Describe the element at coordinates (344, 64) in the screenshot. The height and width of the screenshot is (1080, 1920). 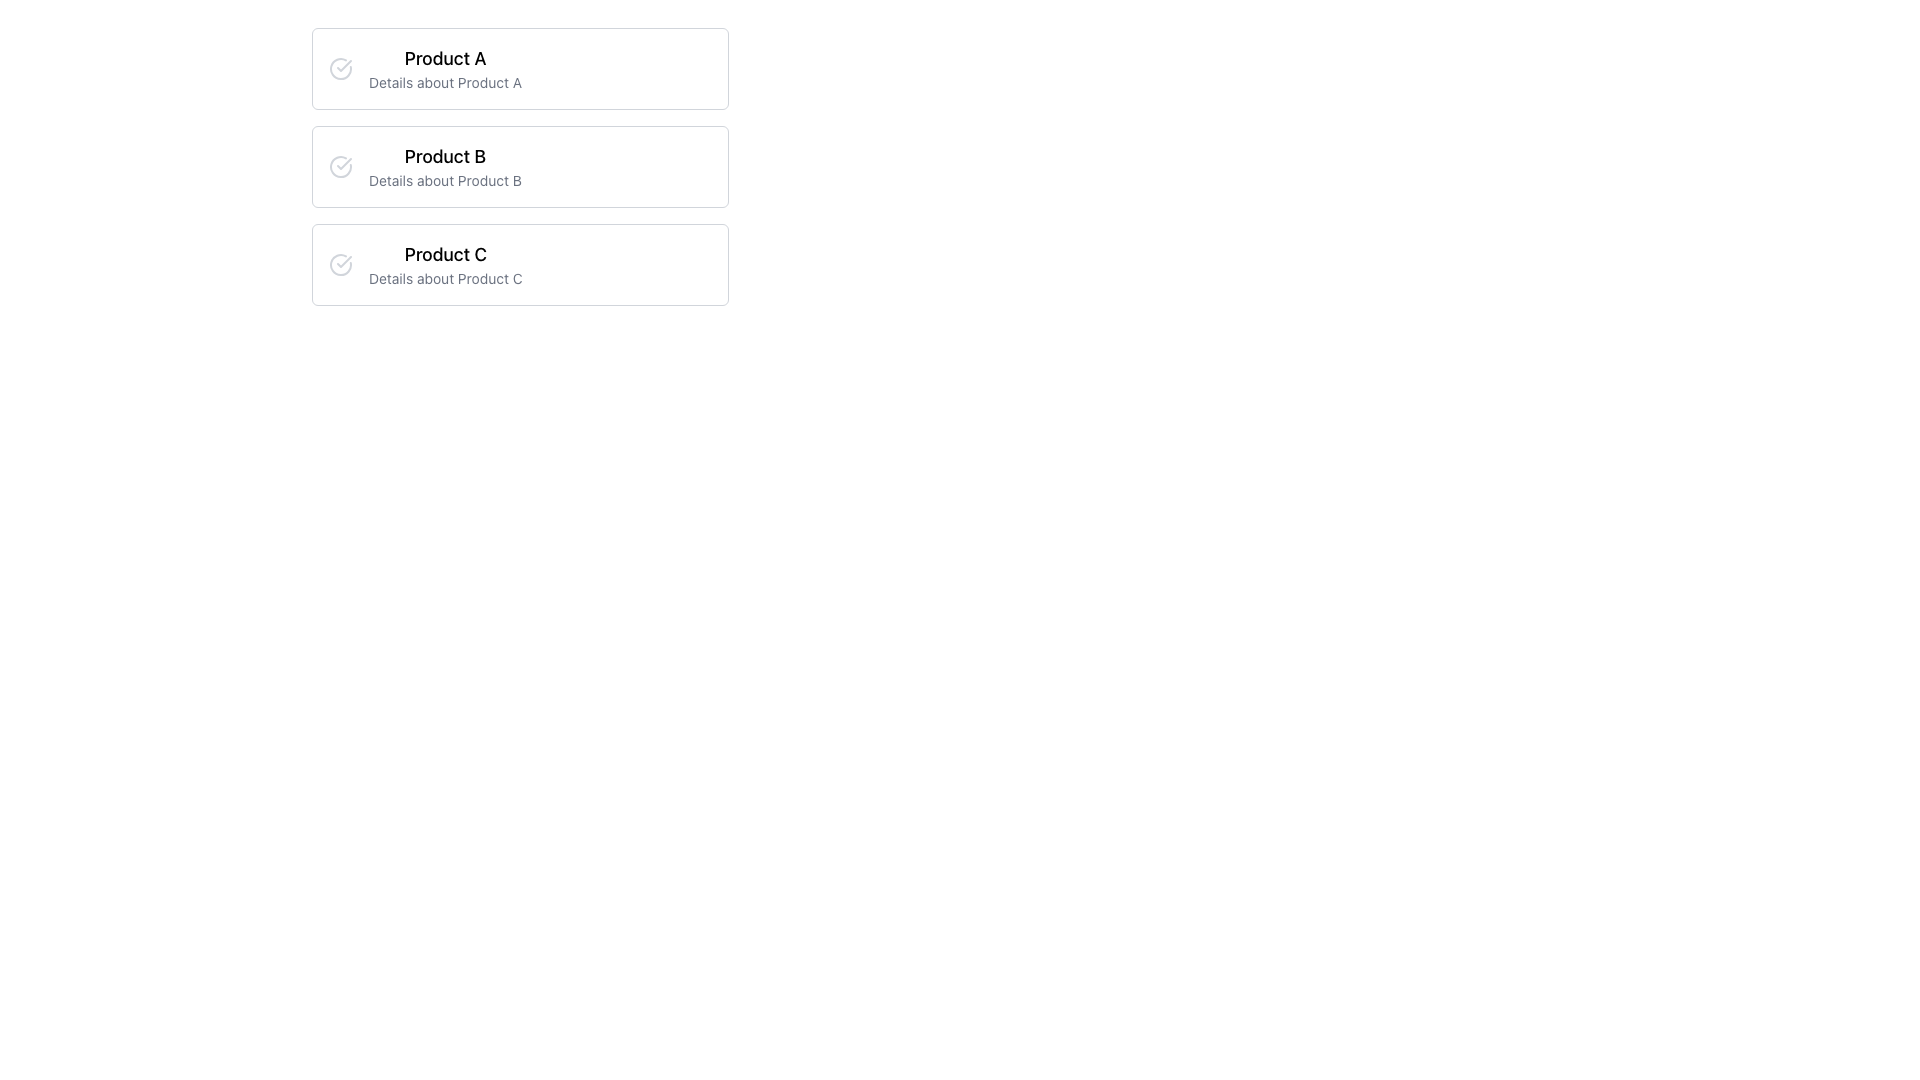
I see `the minimalist check-mark icon with a circular outline that precedes the text 'Product A' in the first list item` at that location.